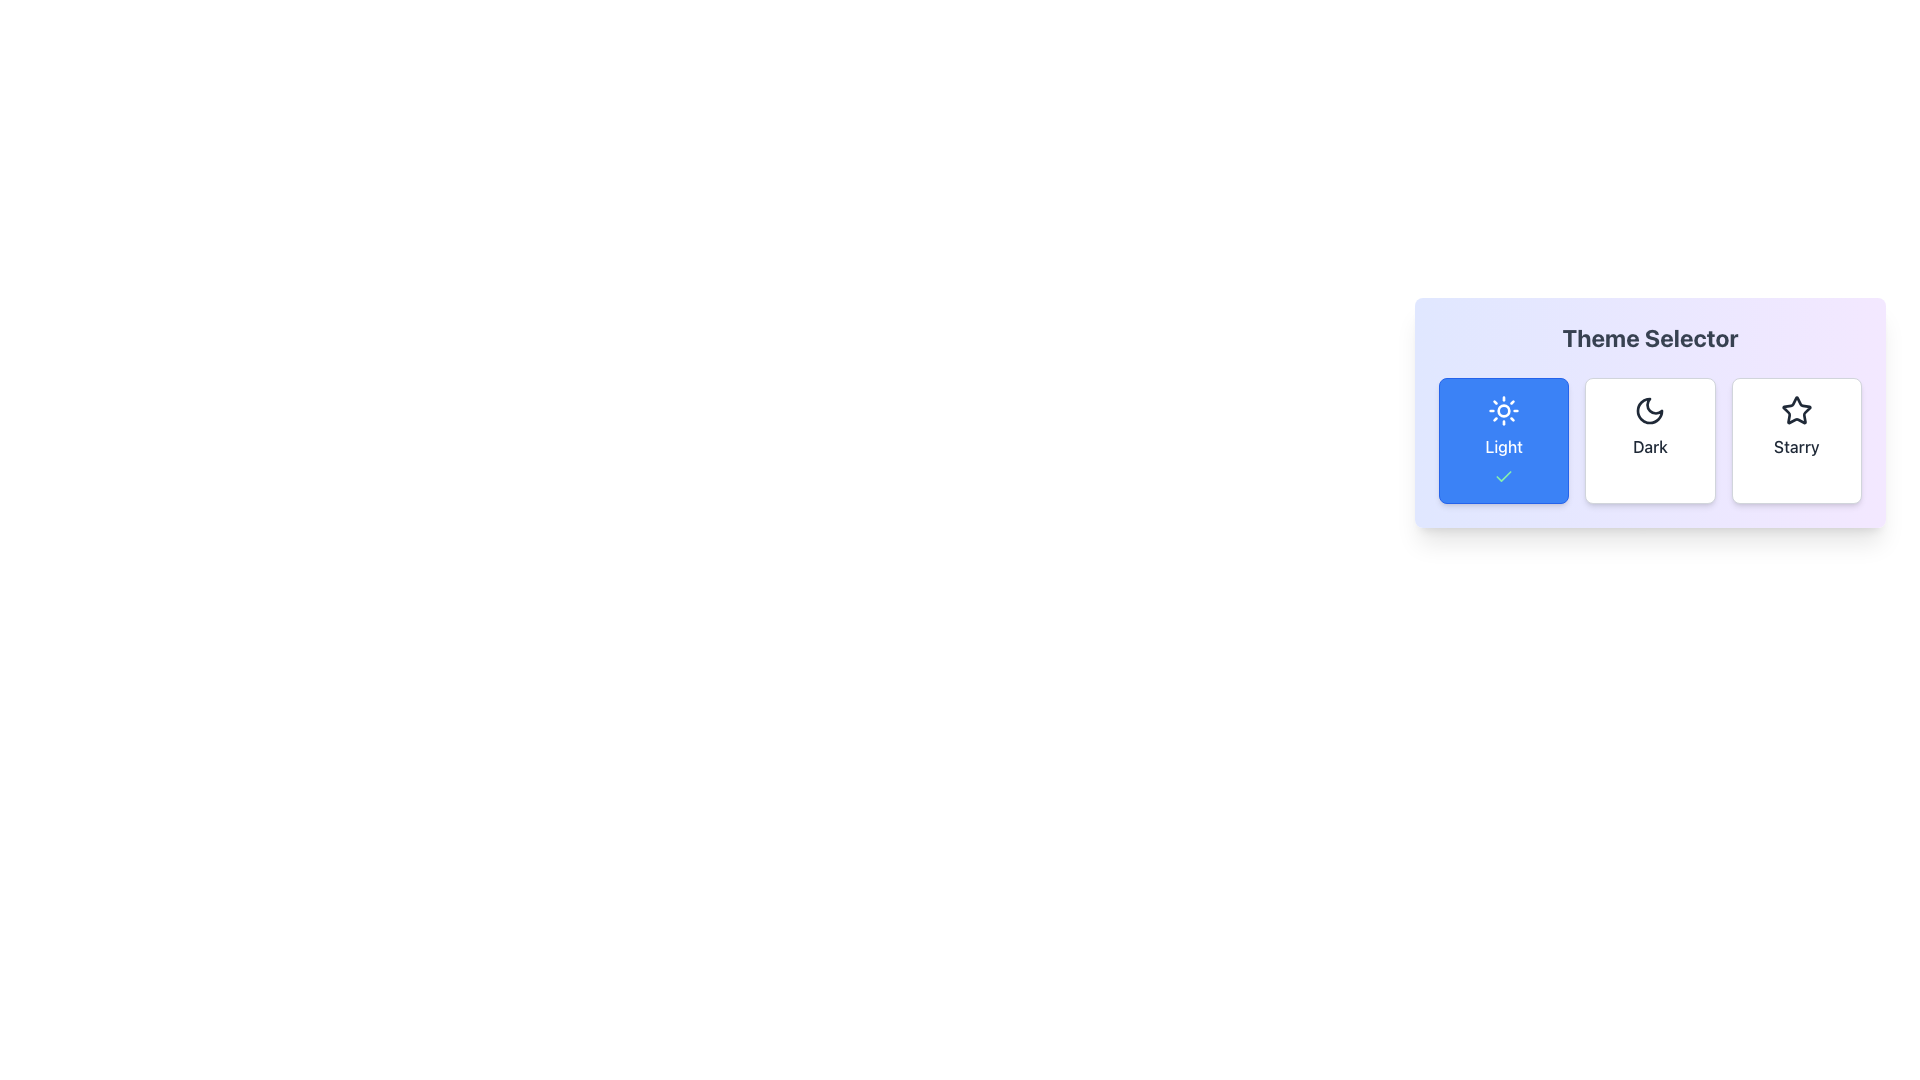 This screenshot has height=1080, width=1920. Describe the element at coordinates (1504, 476) in the screenshot. I see `the visual state of the checkmark icon, which signifies an affirmative or selected state, located near the center of the 'Light' theme option within the selector widget` at that location.